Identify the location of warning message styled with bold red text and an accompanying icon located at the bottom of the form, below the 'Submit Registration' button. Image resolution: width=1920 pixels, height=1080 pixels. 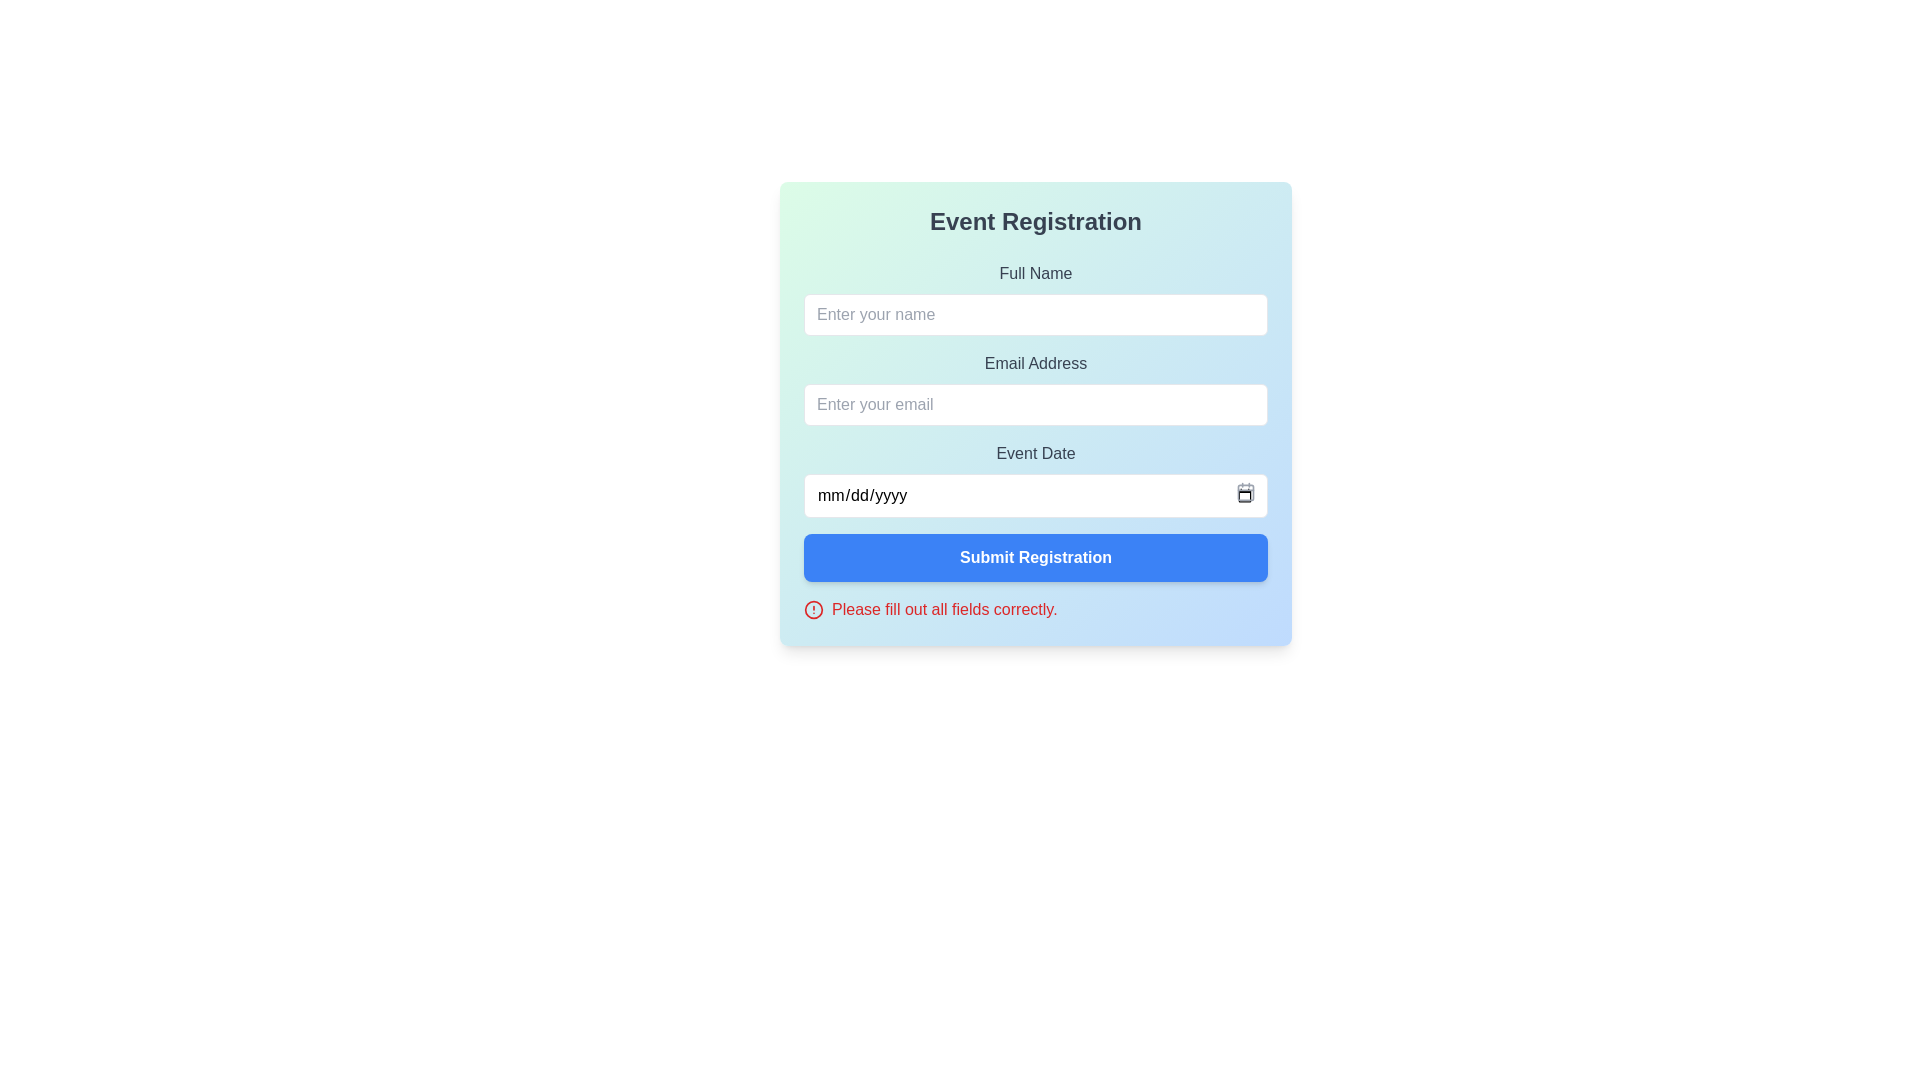
(1036, 608).